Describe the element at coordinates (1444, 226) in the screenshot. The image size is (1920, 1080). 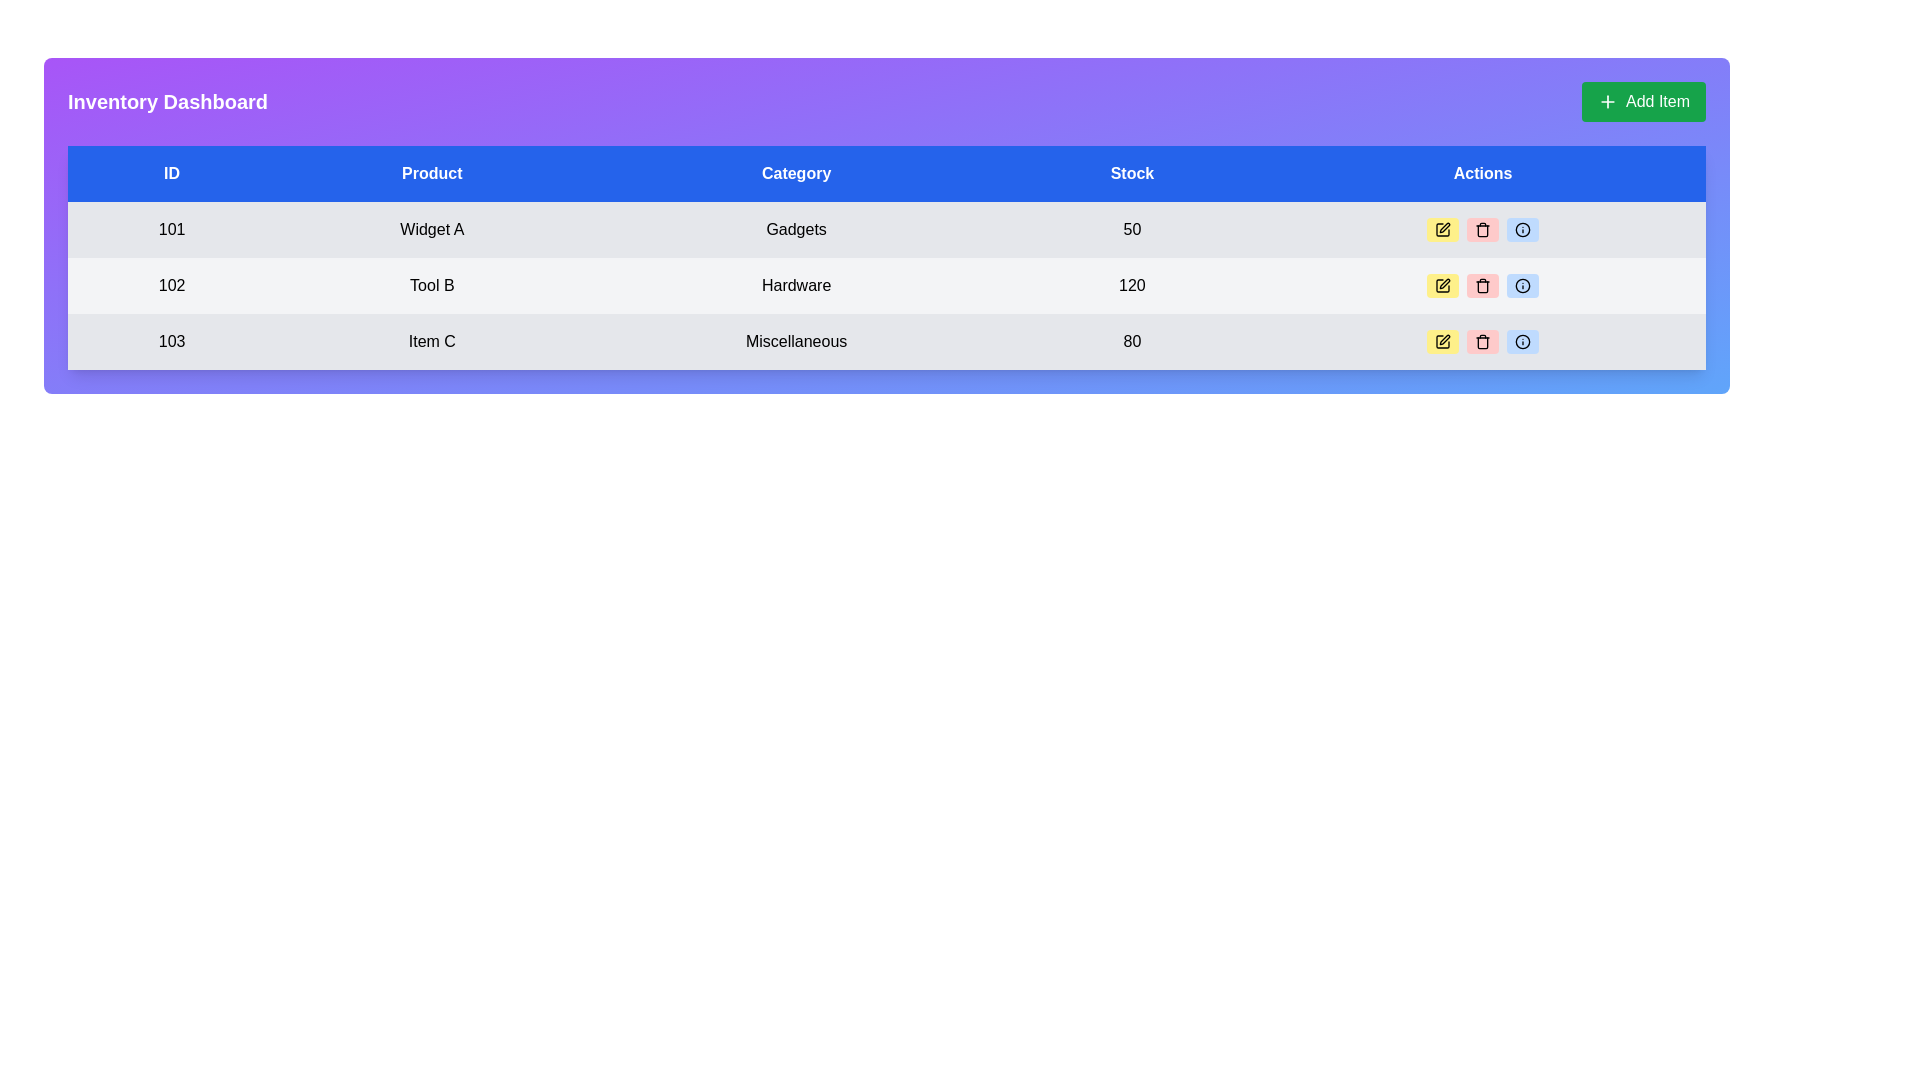
I see `the pen icon button, which has a yellow background and is located in the 'Actions' column of the first row in the data table` at that location.